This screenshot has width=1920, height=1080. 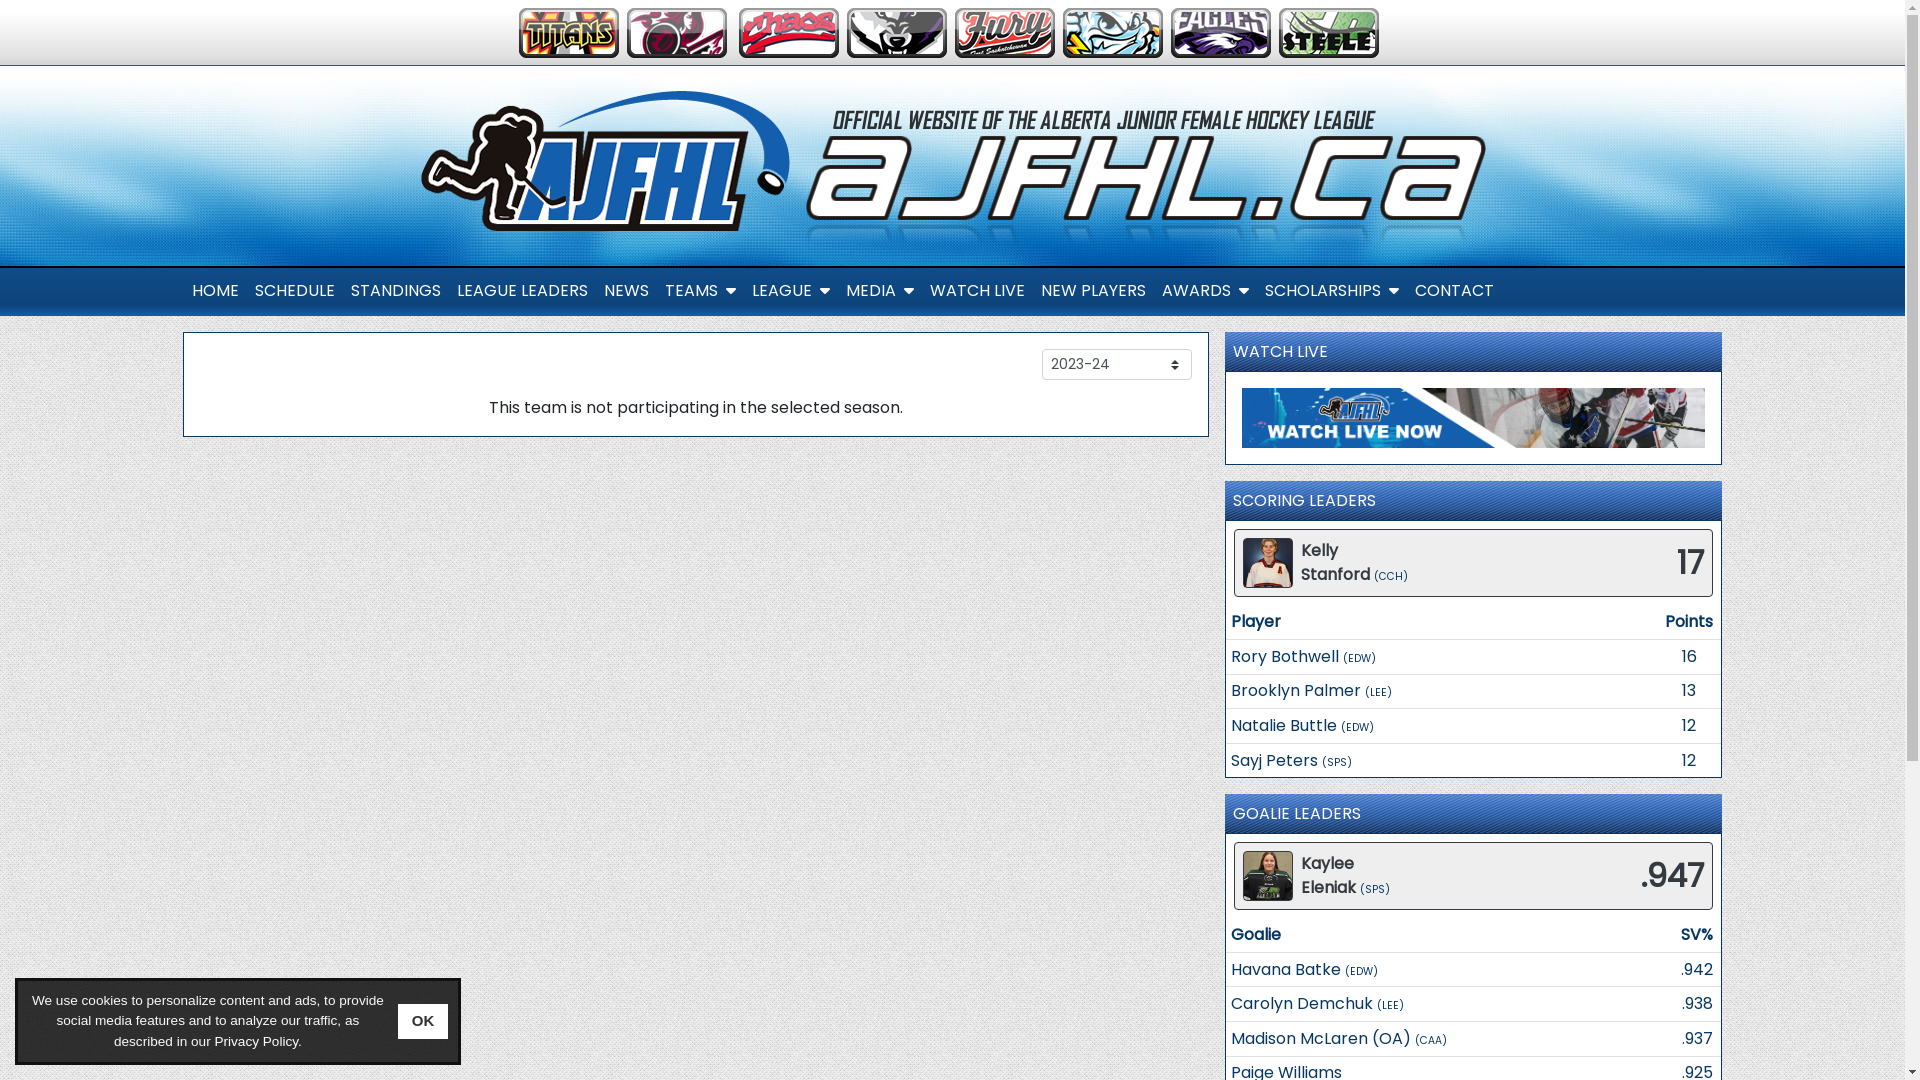 I want to click on 'OK', so click(x=422, y=1021).